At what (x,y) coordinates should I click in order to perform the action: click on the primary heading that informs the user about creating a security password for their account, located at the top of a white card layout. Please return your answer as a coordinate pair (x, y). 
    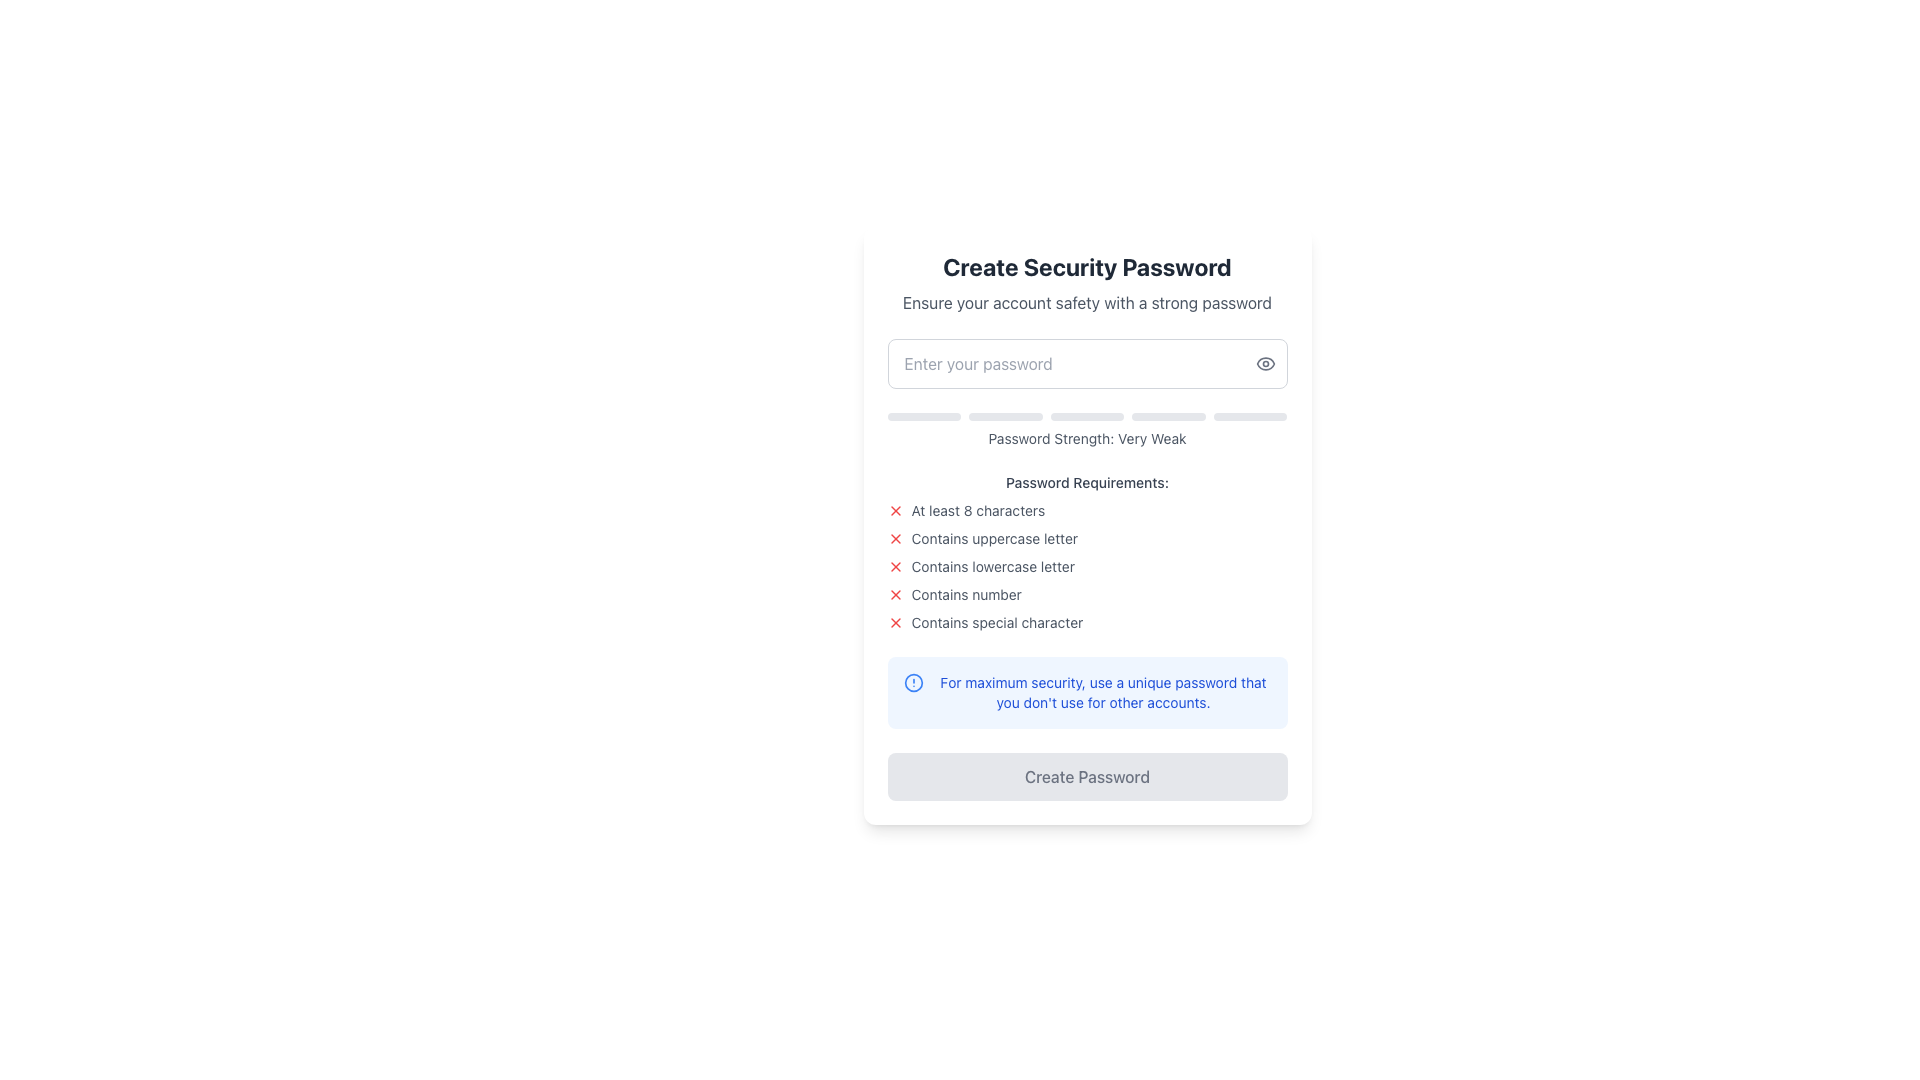
    Looking at the image, I should click on (1086, 265).